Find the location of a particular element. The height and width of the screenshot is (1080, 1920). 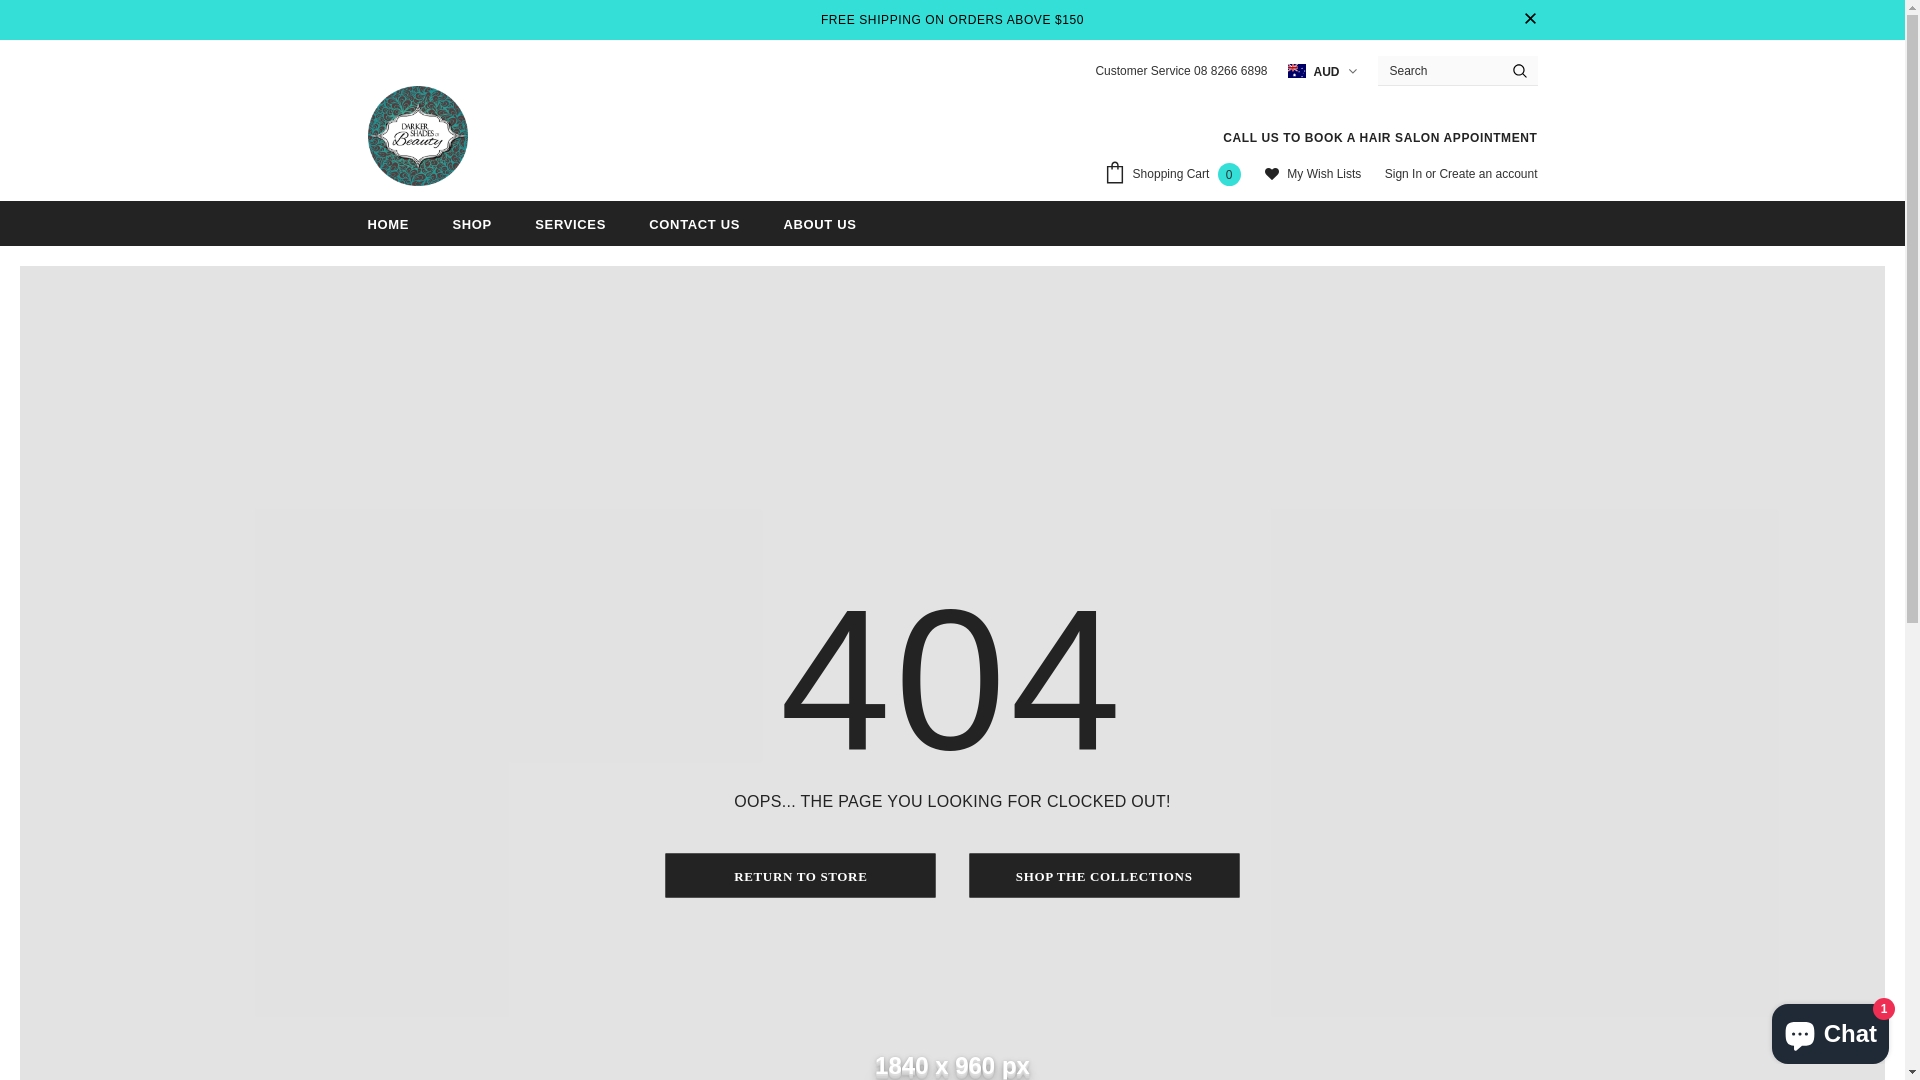

'My Wish Lists' is located at coordinates (1313, 174).